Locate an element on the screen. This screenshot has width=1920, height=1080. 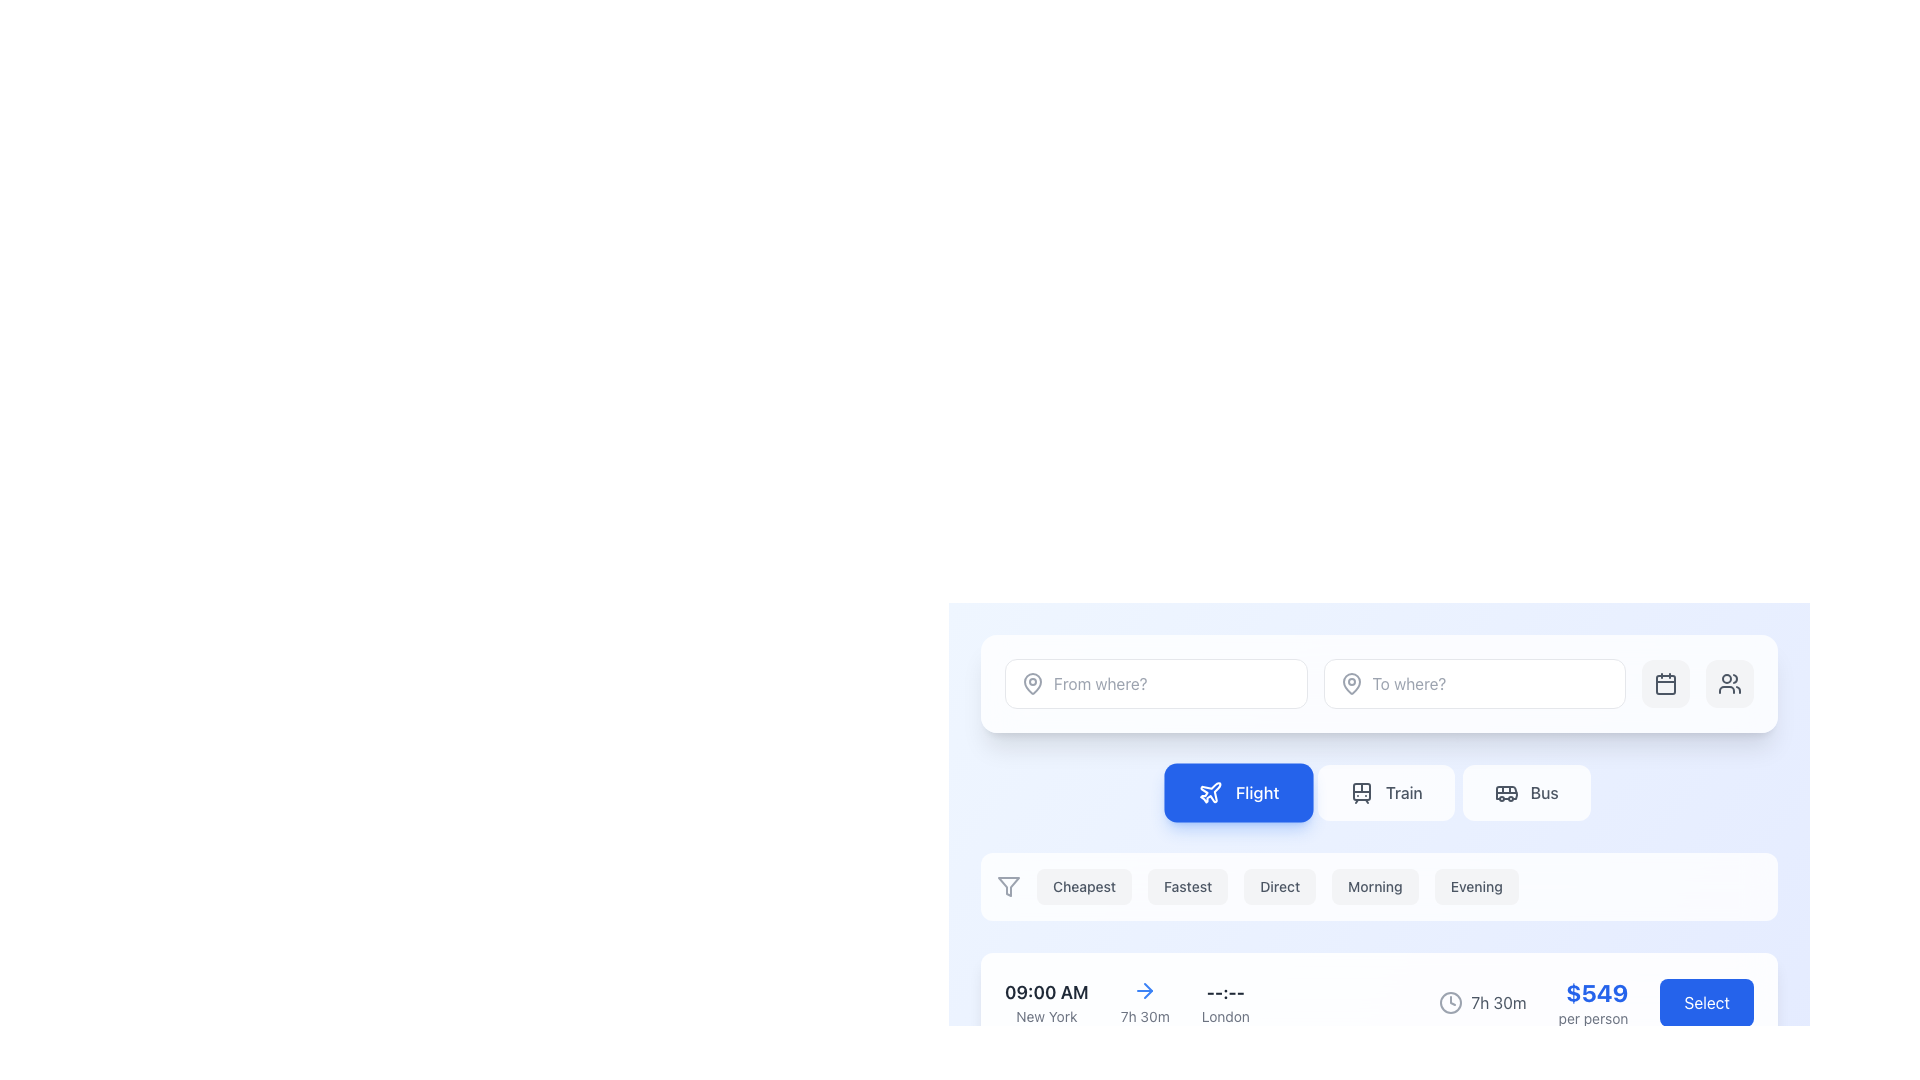
the time icon that visually represents '7h 30m', located to the left of the text in a booking interface is located at coordinates (1451, 1002).